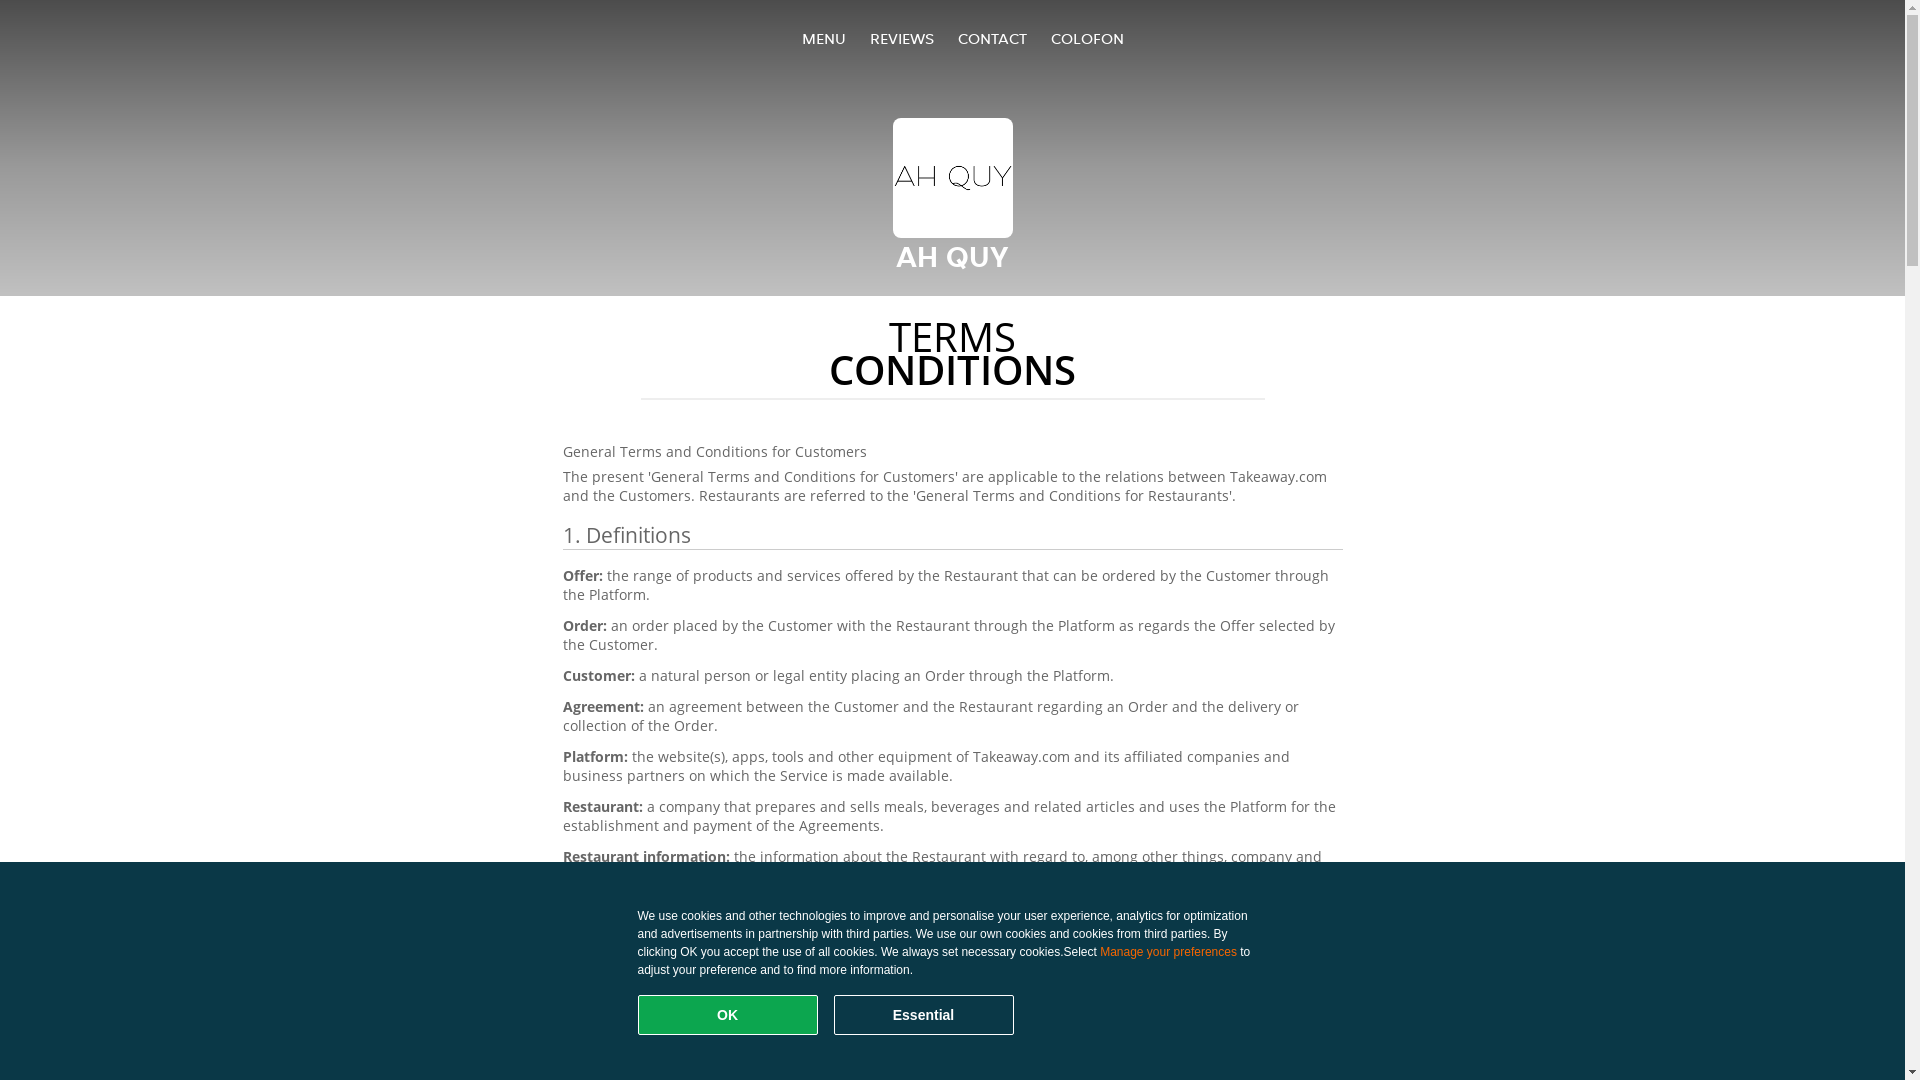 This screenshot has height=1080, width=1920. What do you see at coordinates (957, 38) in the screenshot?
I see `'CONTACT'` at bounding box center [957, 38].